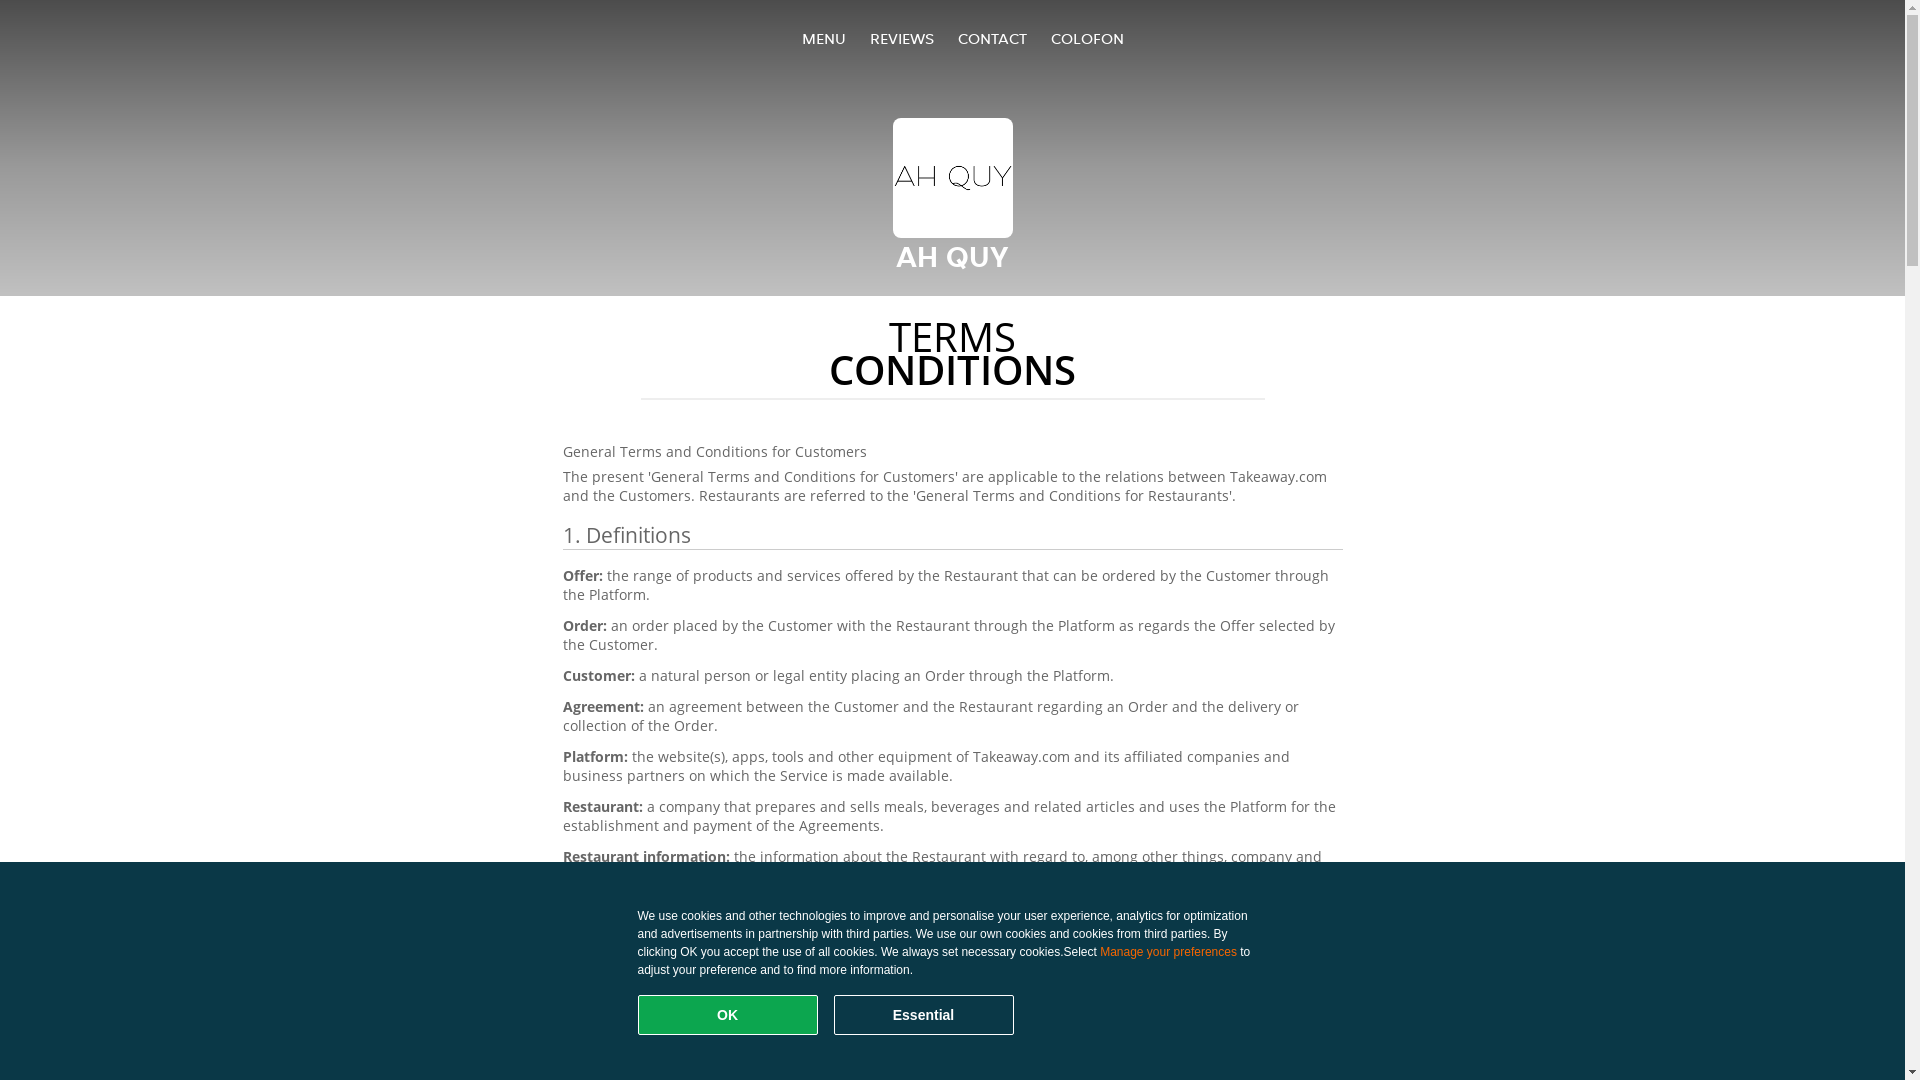 This screenshot has height=1080, width=1920. What do you see at coordinates (957, 38) in the screenshot?
I see `'CONTACT'` at bounding box center [957, 38].